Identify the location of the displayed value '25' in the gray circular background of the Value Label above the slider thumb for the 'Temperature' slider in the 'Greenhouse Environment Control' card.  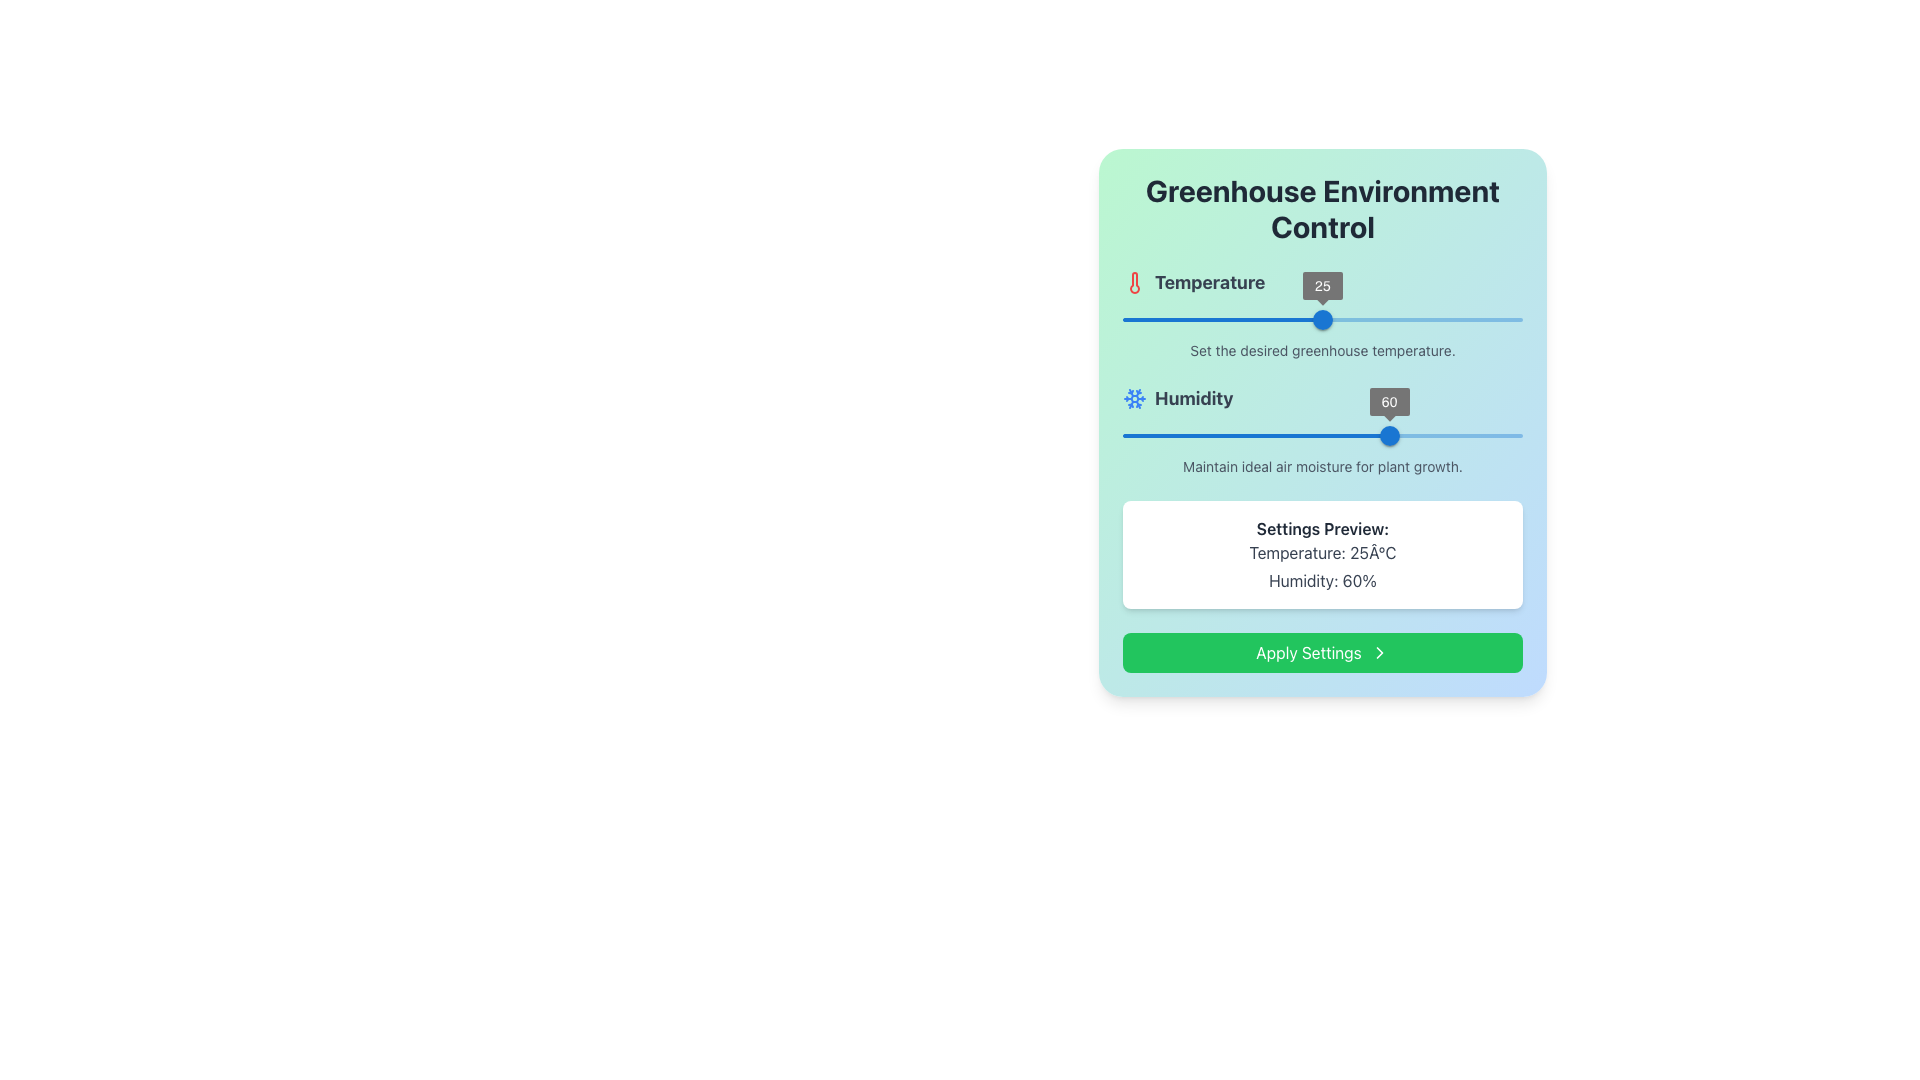
(1323, 285).